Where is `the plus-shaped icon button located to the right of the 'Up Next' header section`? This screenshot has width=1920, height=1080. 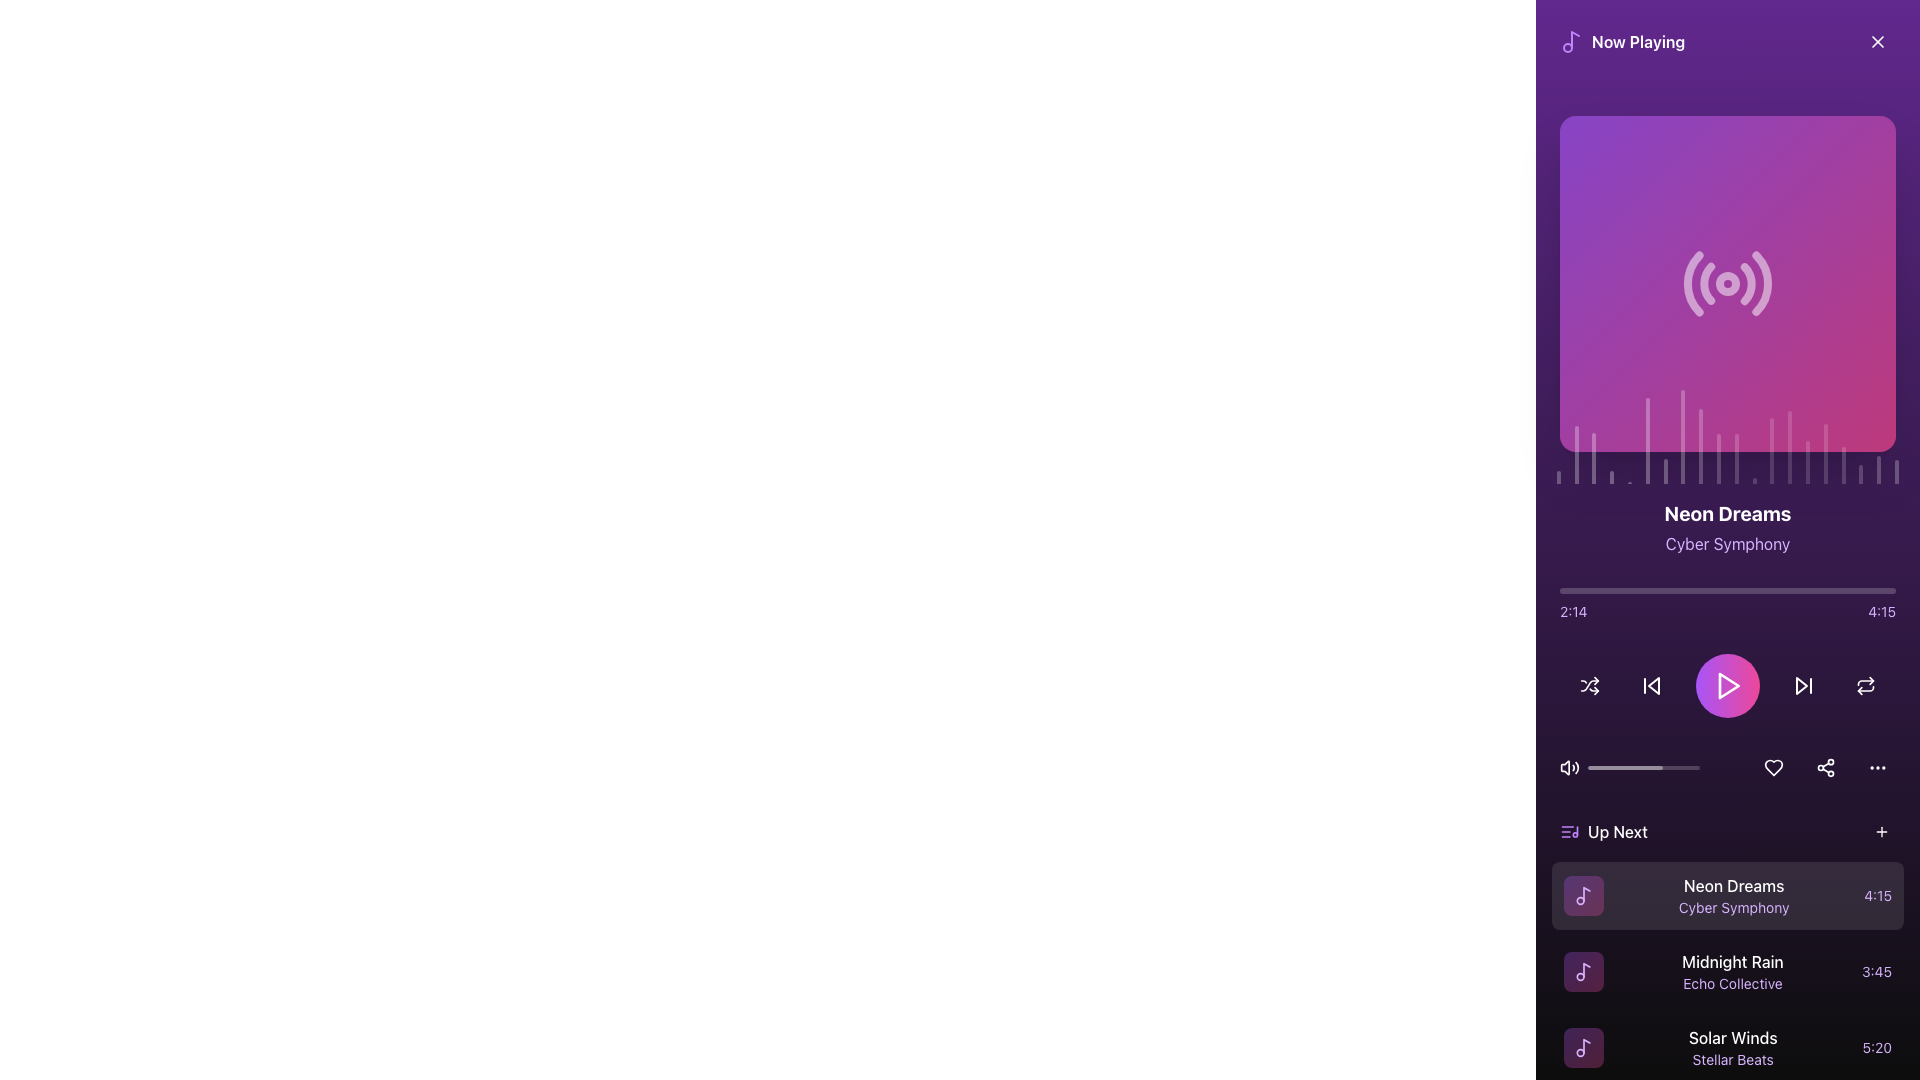
the plus-shaped icon button located to the right of the 'Up Next' header section is located at coordinates (1880, 832).